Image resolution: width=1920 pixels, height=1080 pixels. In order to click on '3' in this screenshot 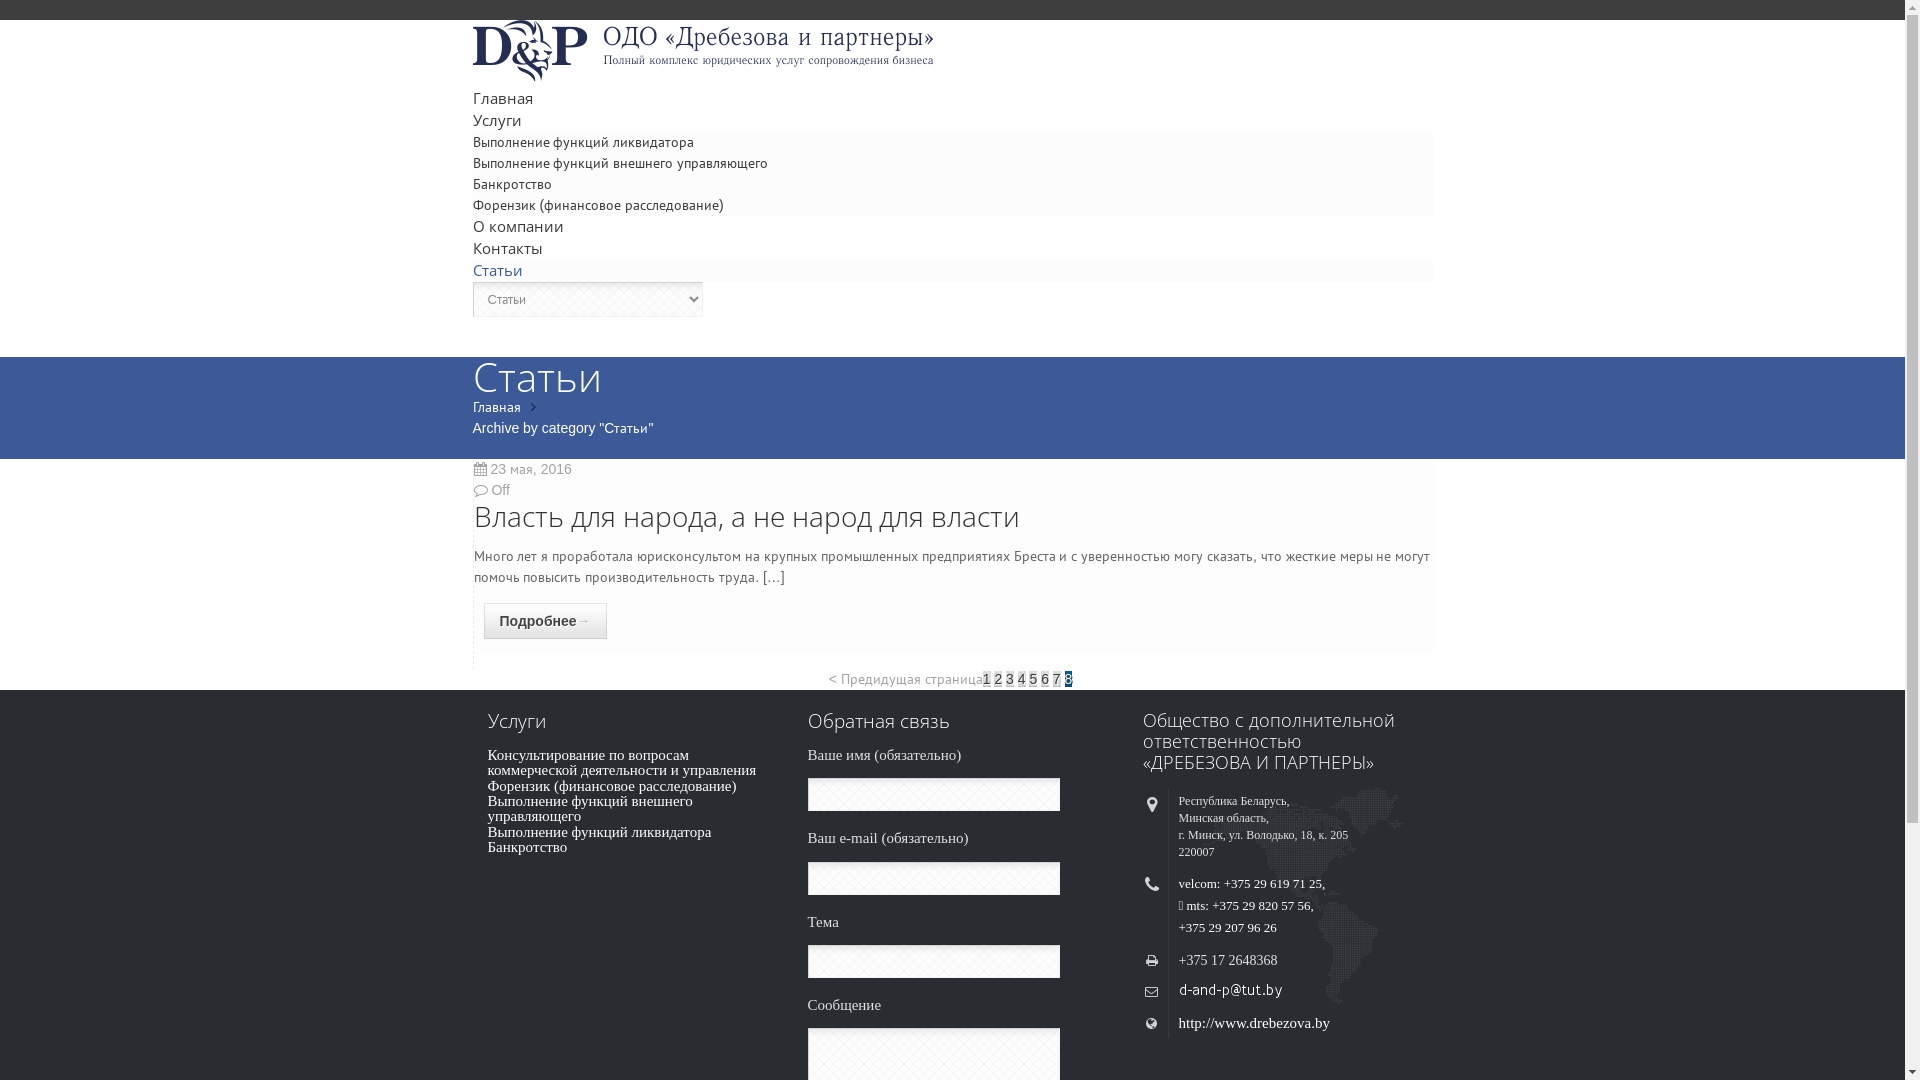, I will do `click(1006, 677)`.